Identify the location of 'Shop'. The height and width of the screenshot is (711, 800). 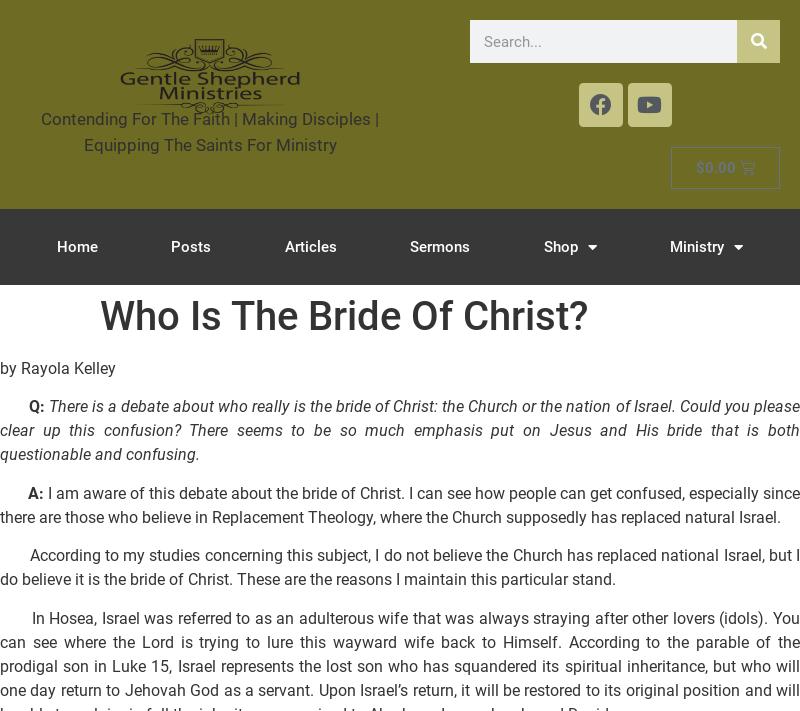
(560, 247).